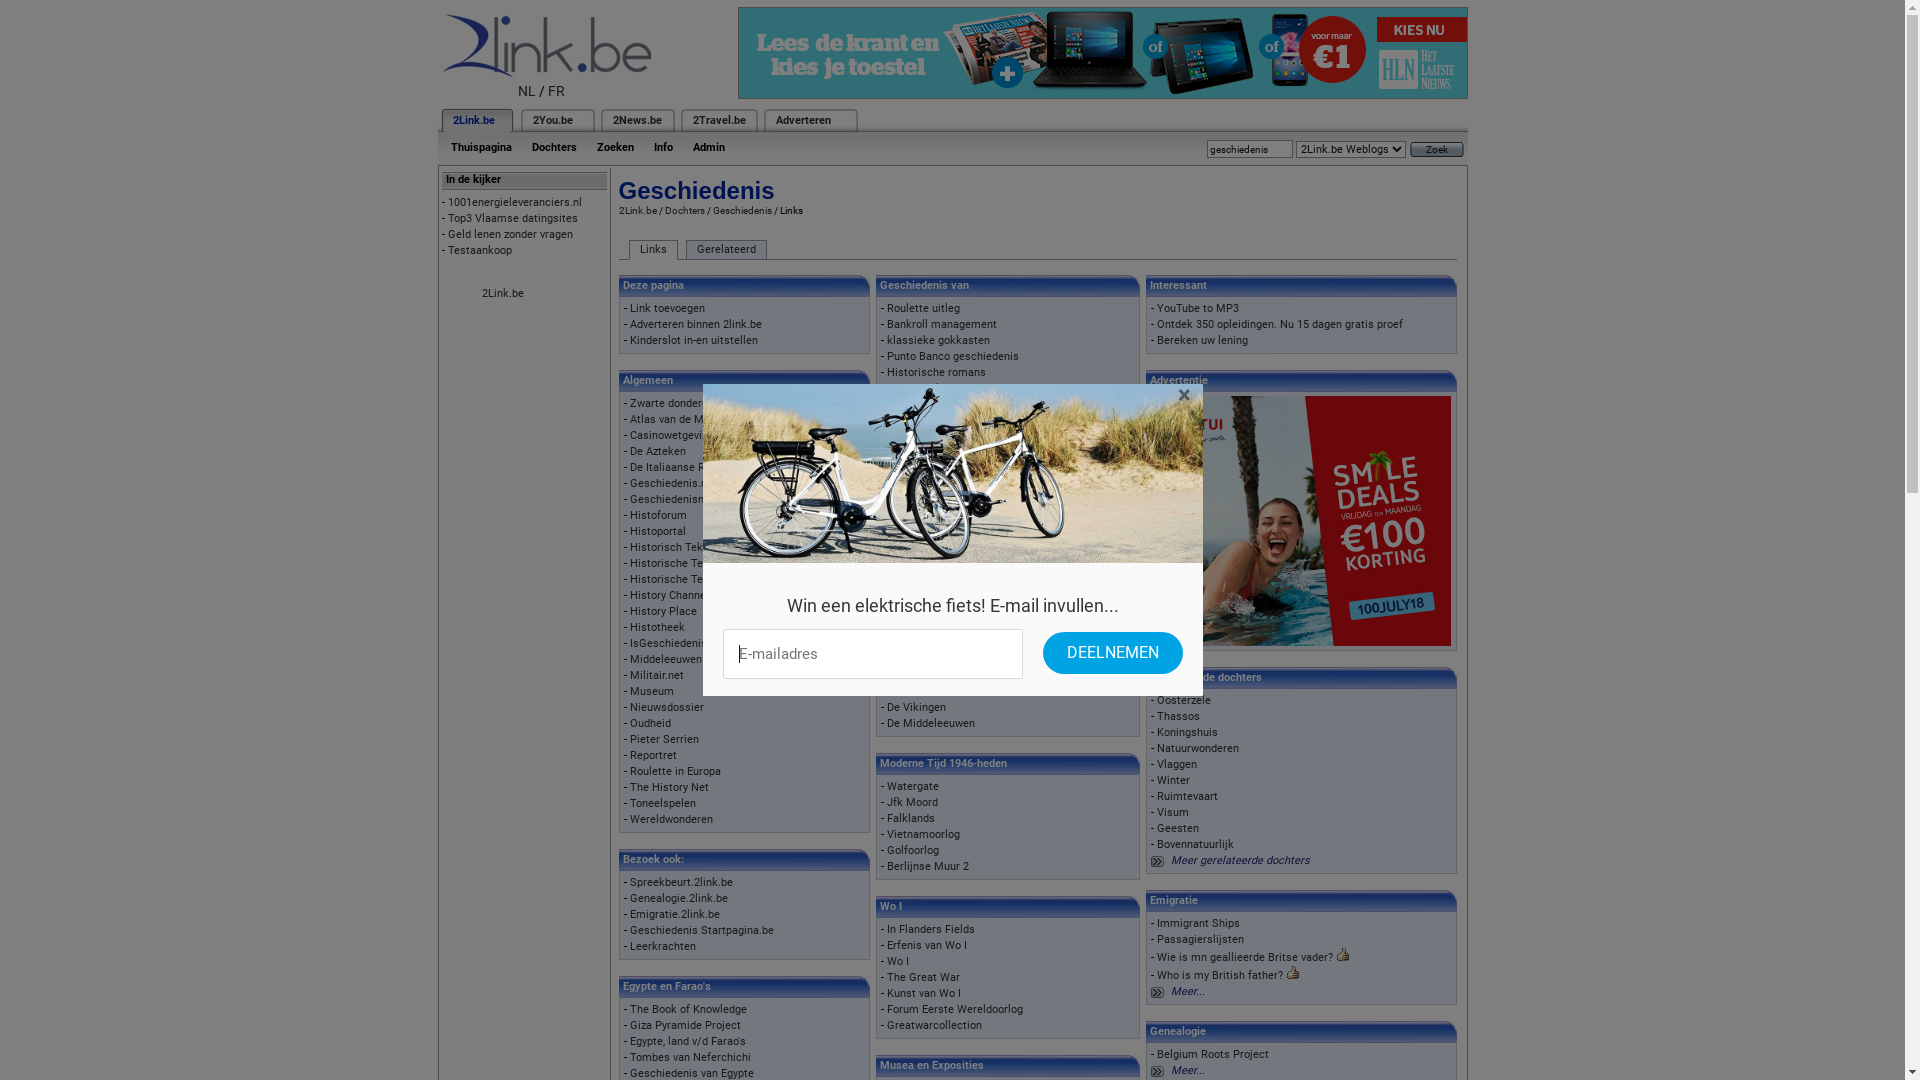  I want to click on 'Watergate', so click(886, 785).